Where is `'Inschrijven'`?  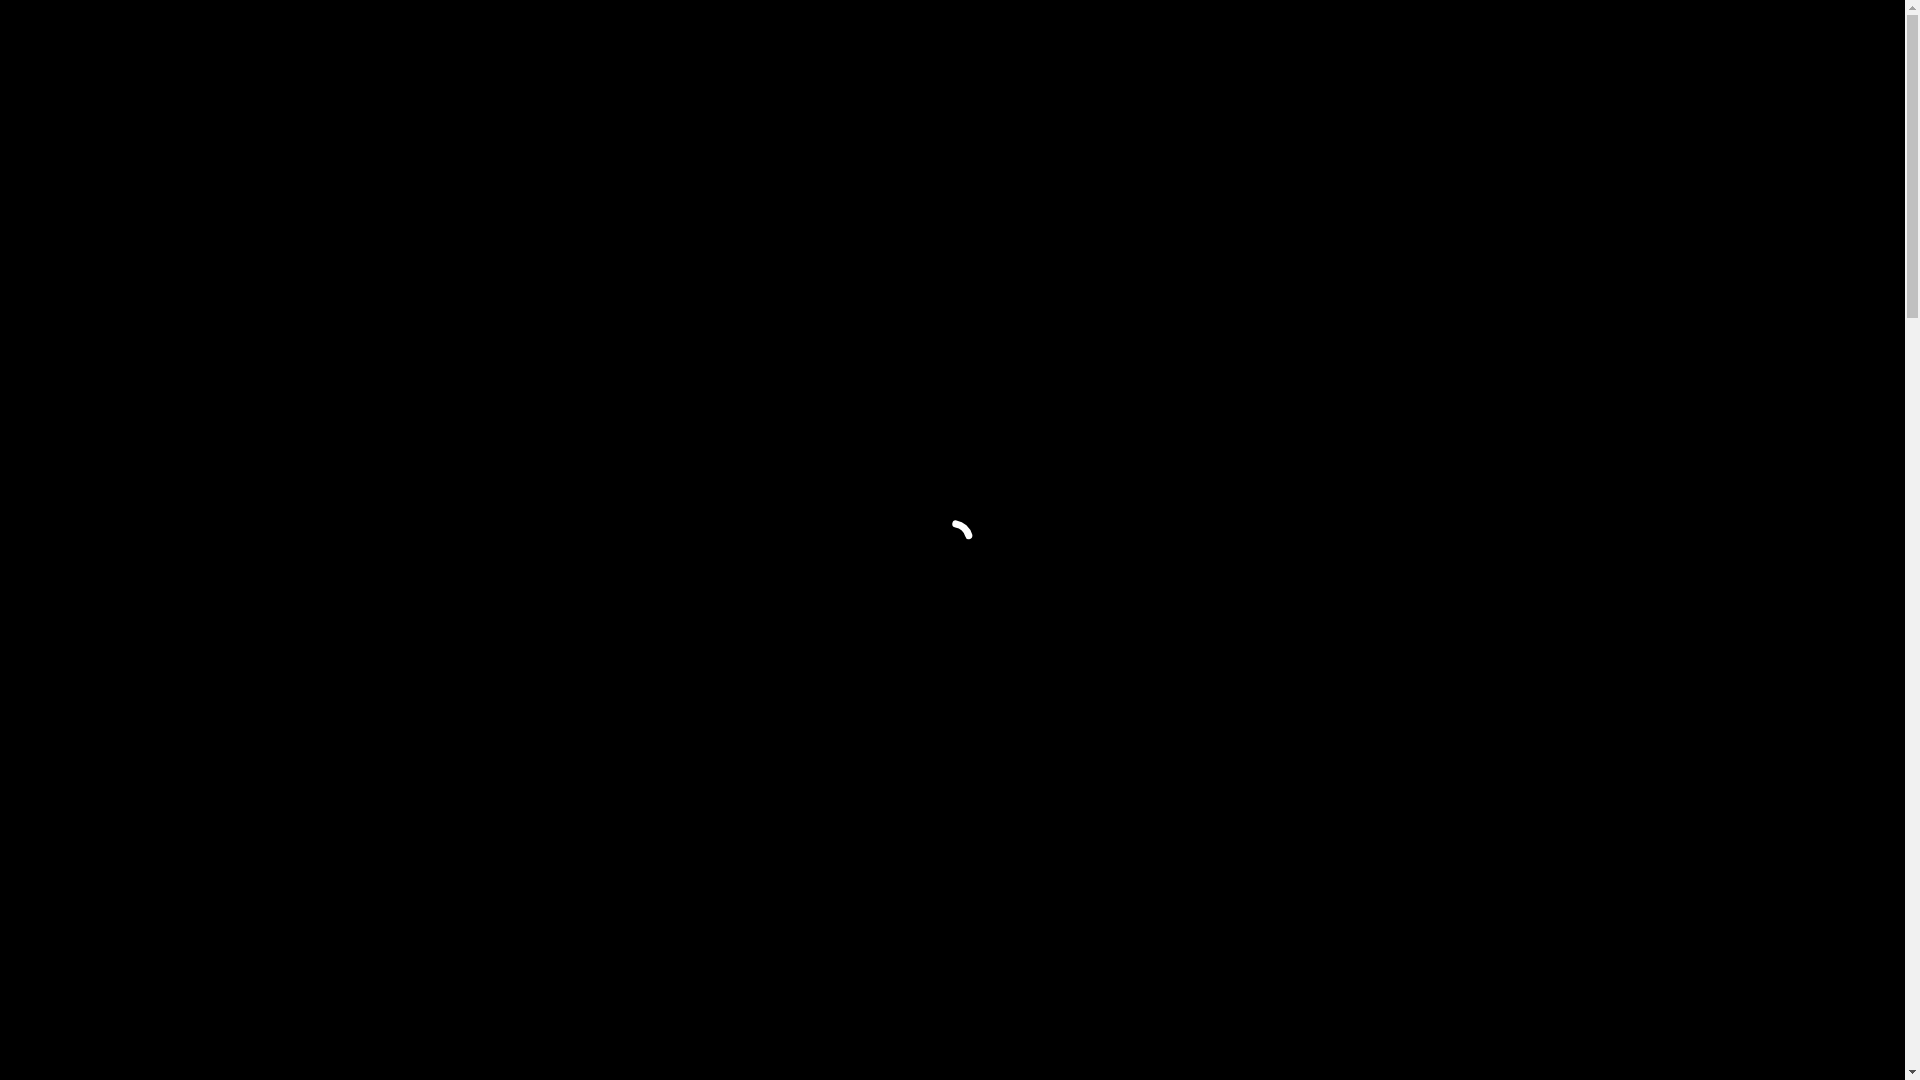 'Inschrijven' is located at coordinates (1416, 46).